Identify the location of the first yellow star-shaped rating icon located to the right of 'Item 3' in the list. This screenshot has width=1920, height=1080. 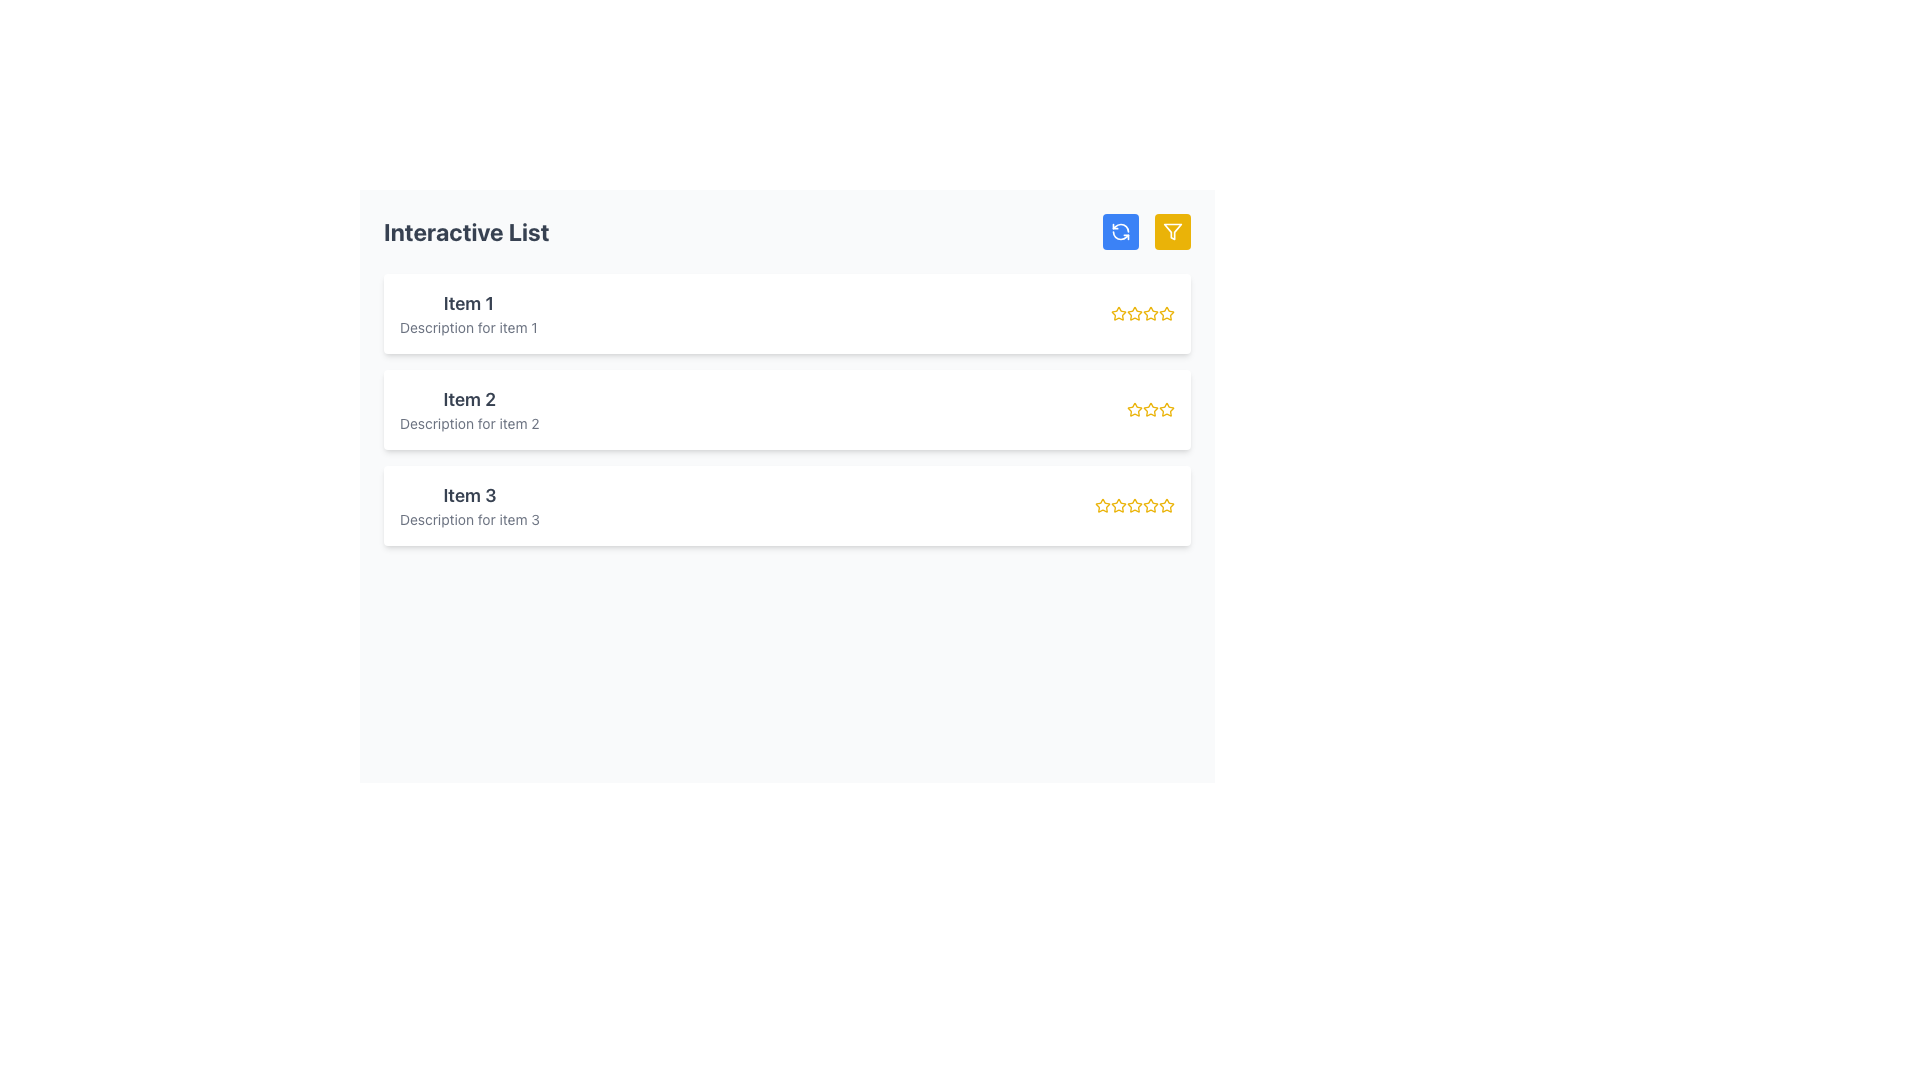
(1102, 504).